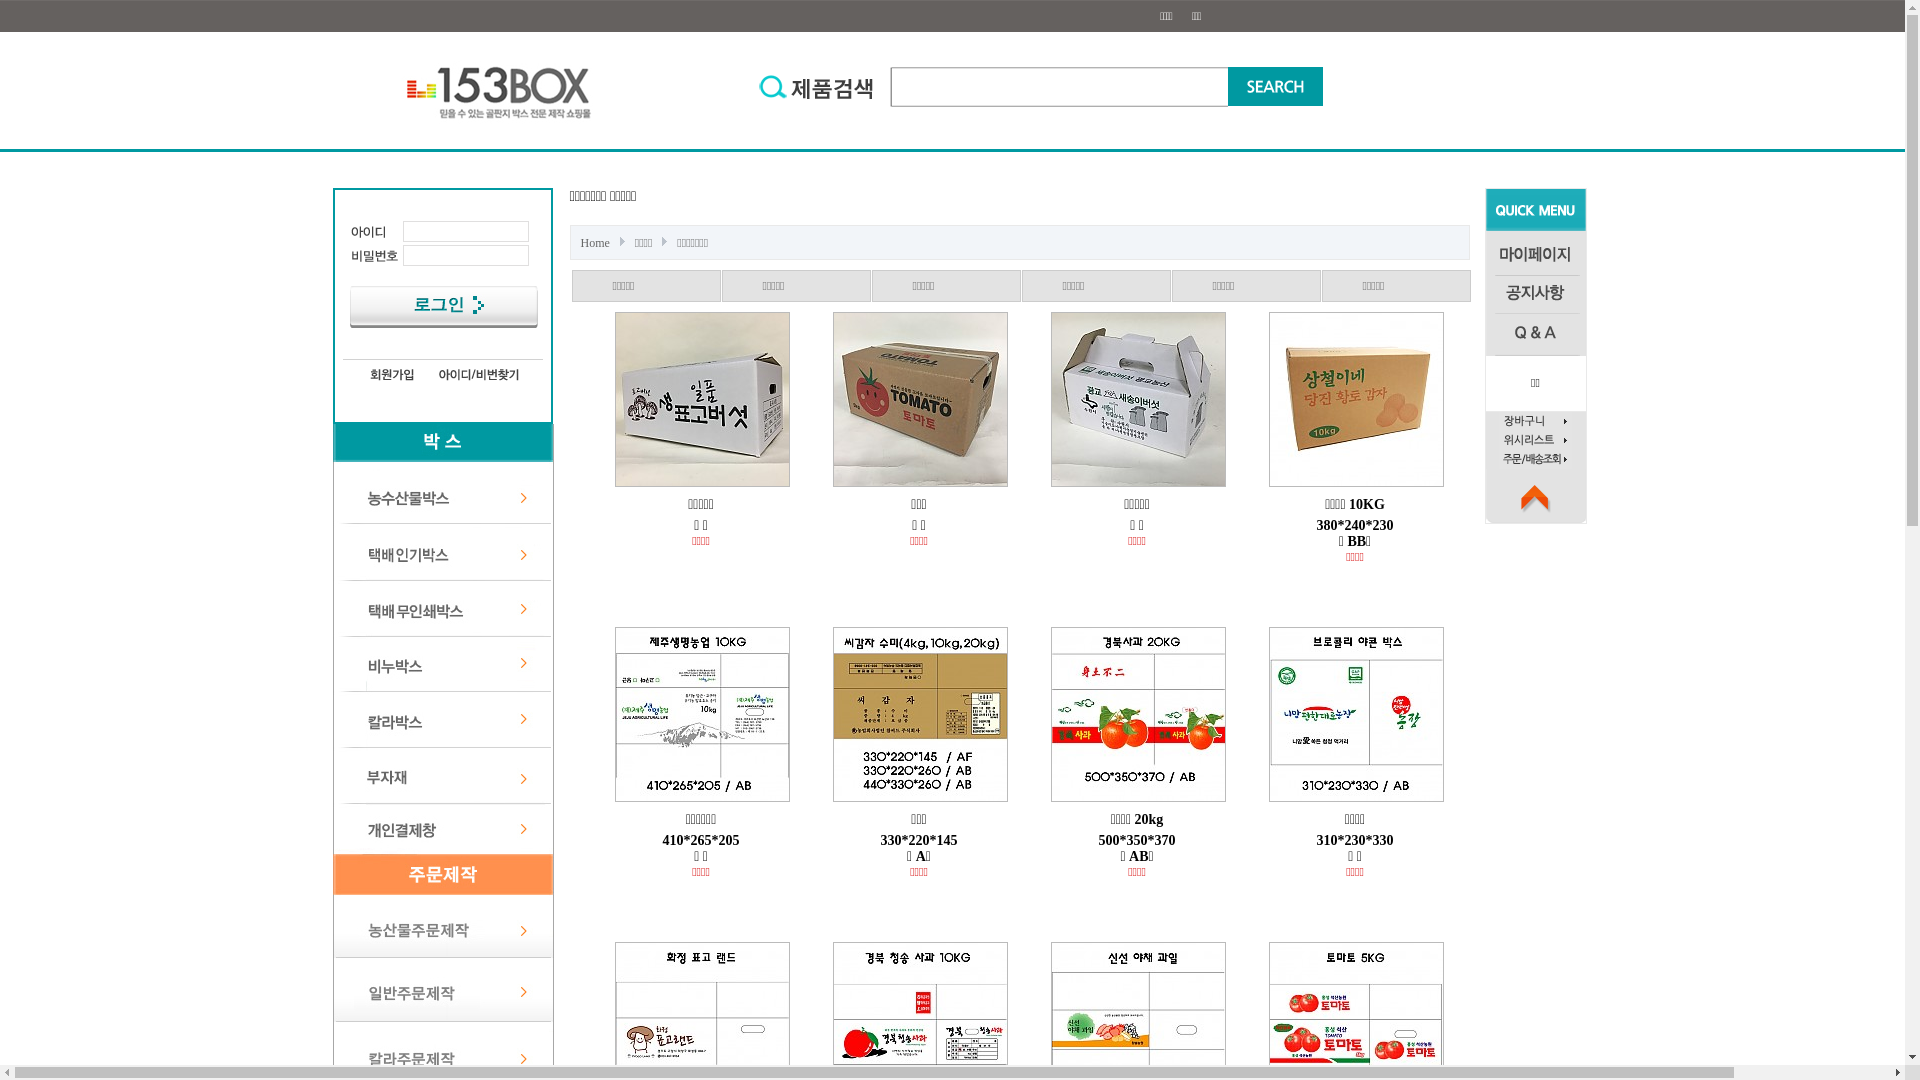  I want to click on 'Home', so click(595, 241).